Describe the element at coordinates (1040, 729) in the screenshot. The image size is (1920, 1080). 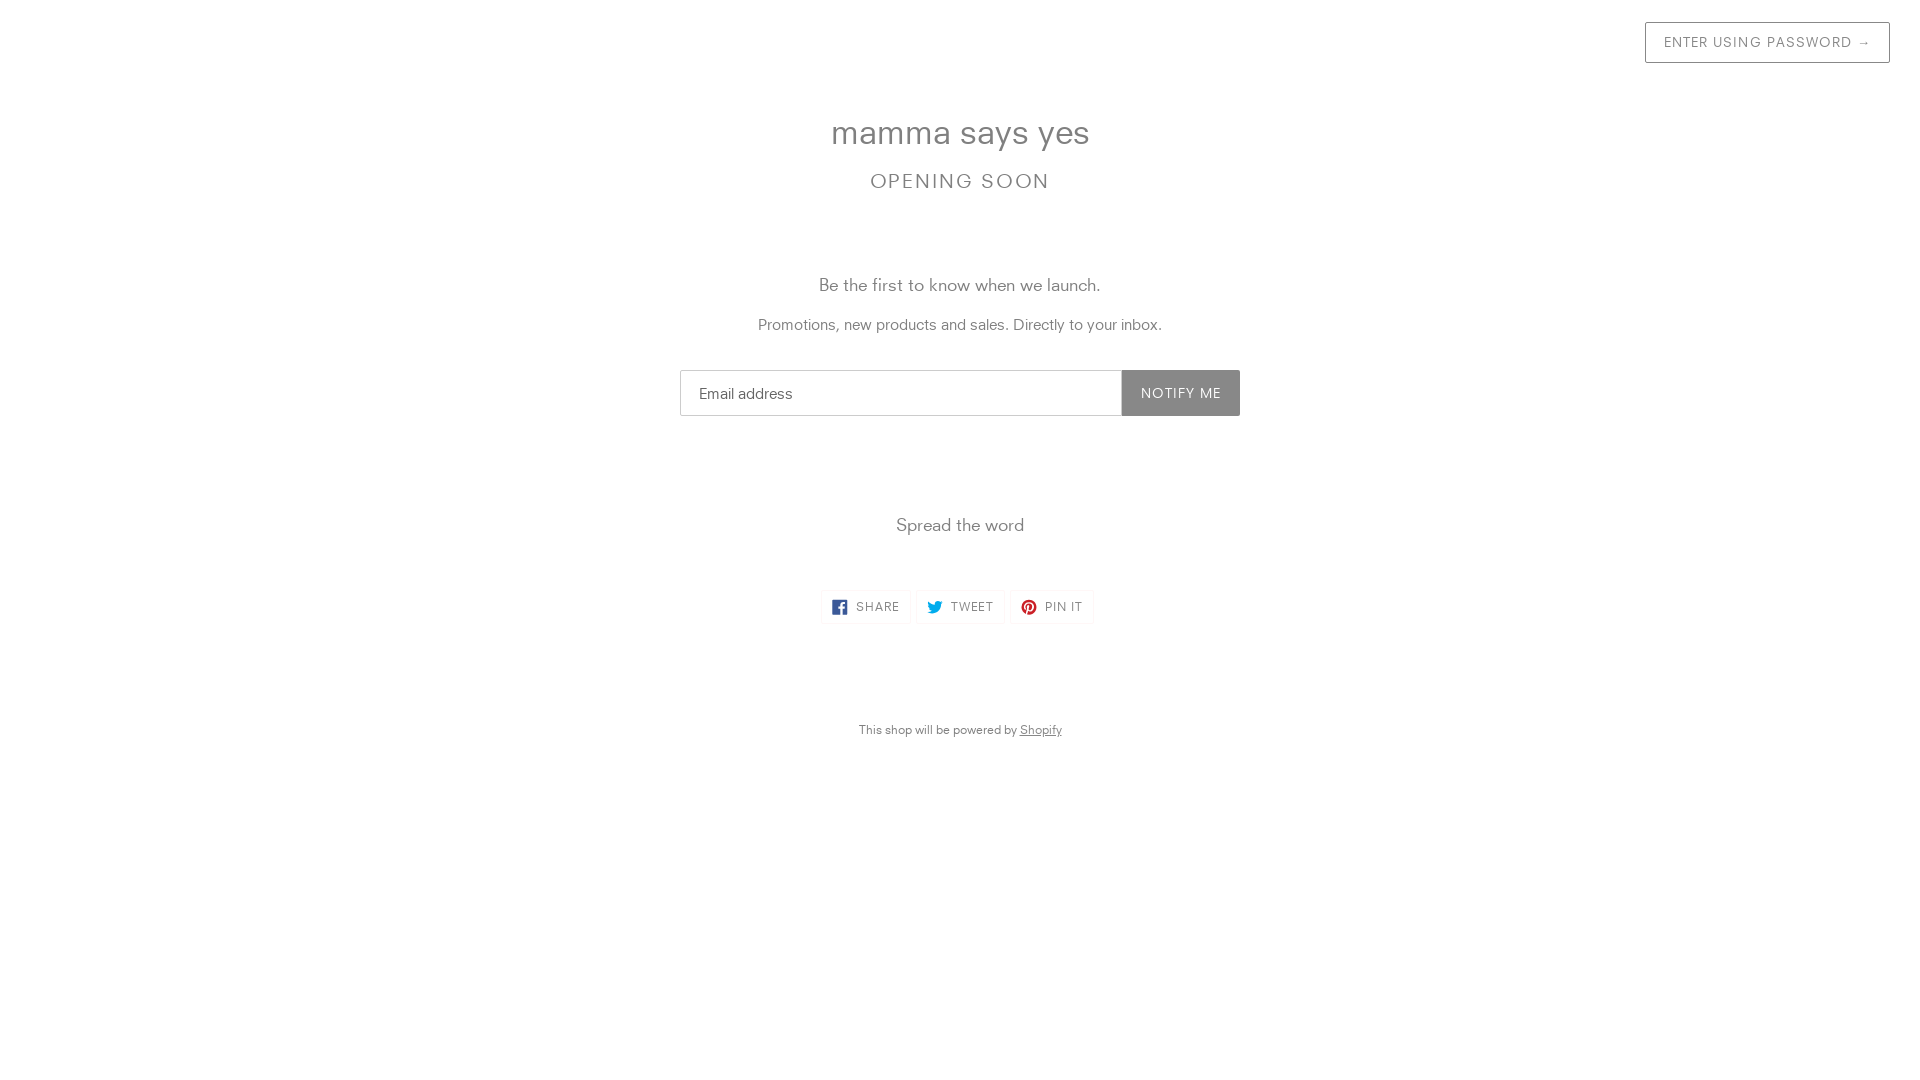
I see `'Shopify'` at that location.